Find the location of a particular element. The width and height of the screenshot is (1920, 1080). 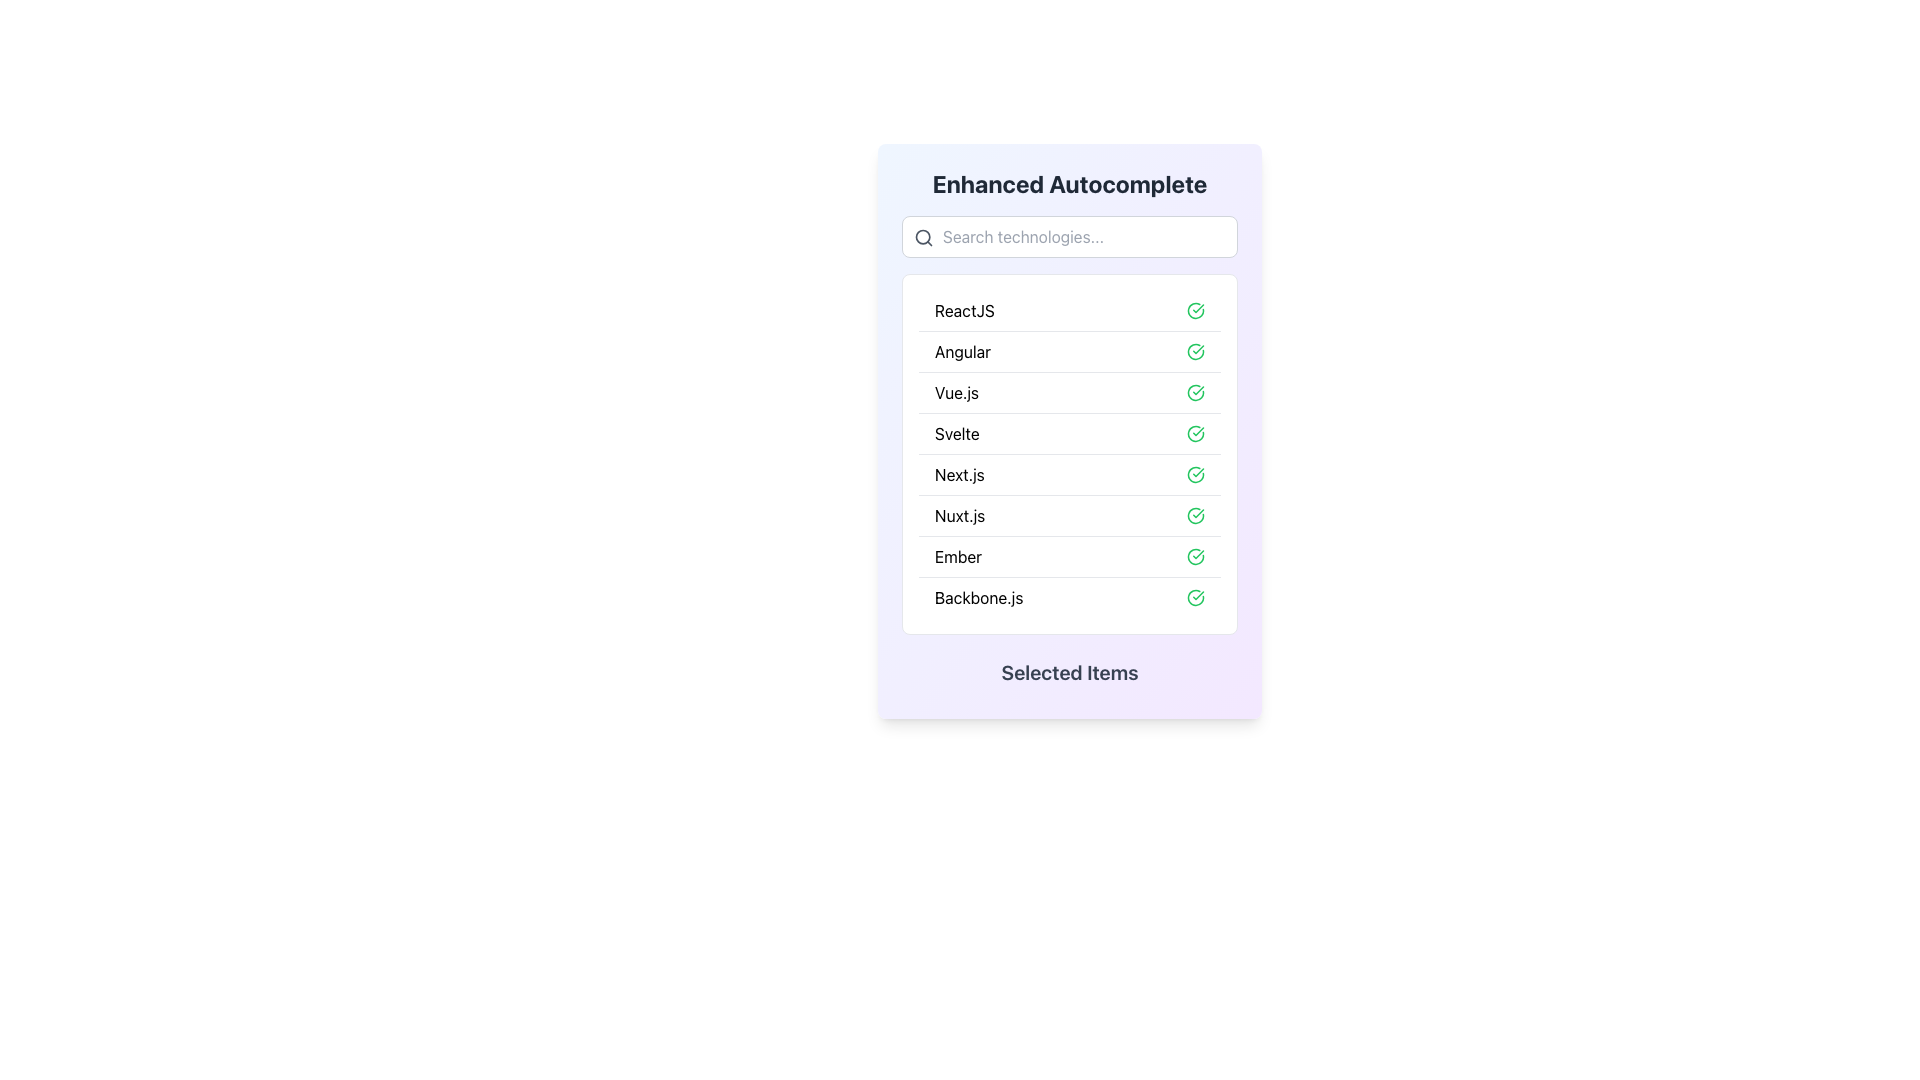

the 'Angular' text label, which is the second item in the list is located at coordinates (963, 350).